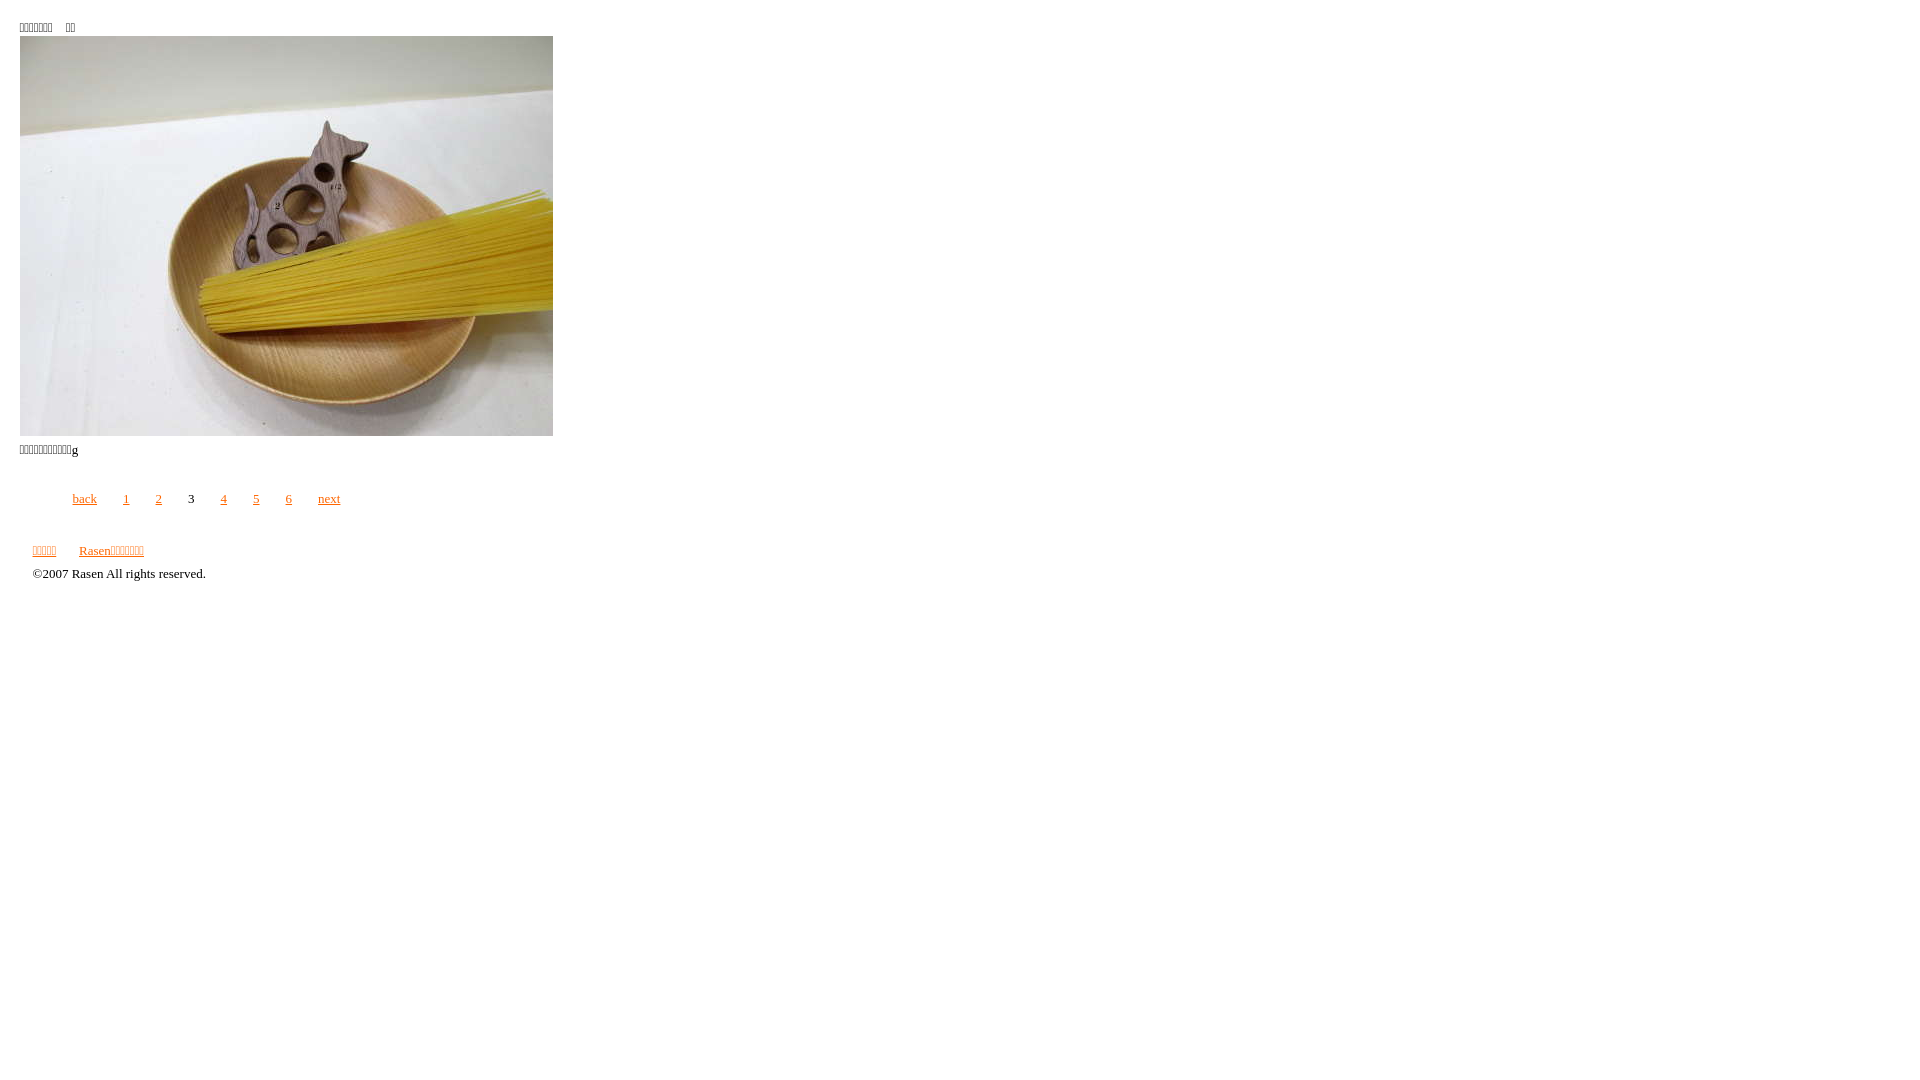 The image size is (1920, 1080). What do you see at coordinates (329, 496) in the screenshot?
I see `'next'` at bounding box center [329, 496].